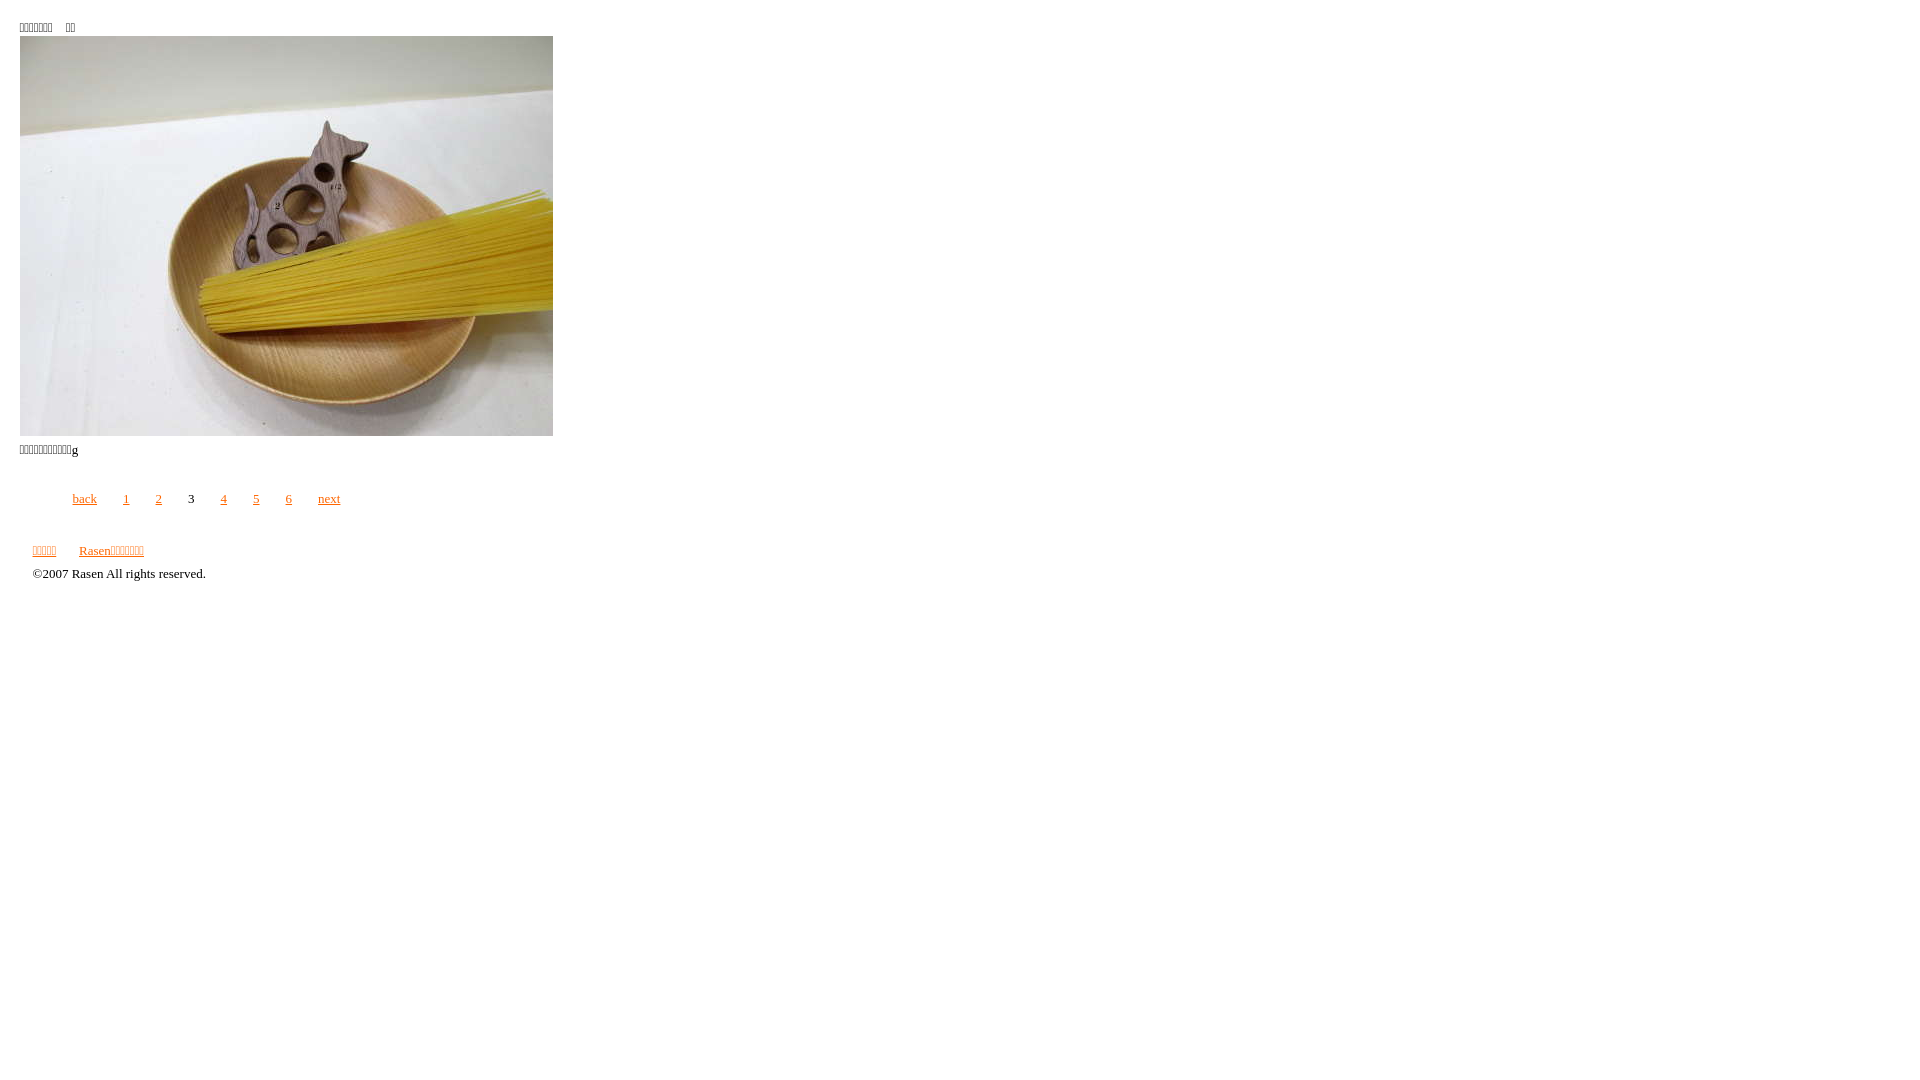 The image size is (1920, 1080). What do you see at coordinates (329, 496) in the screenshot?
I see `'next'` at bounding box center [329, 496].